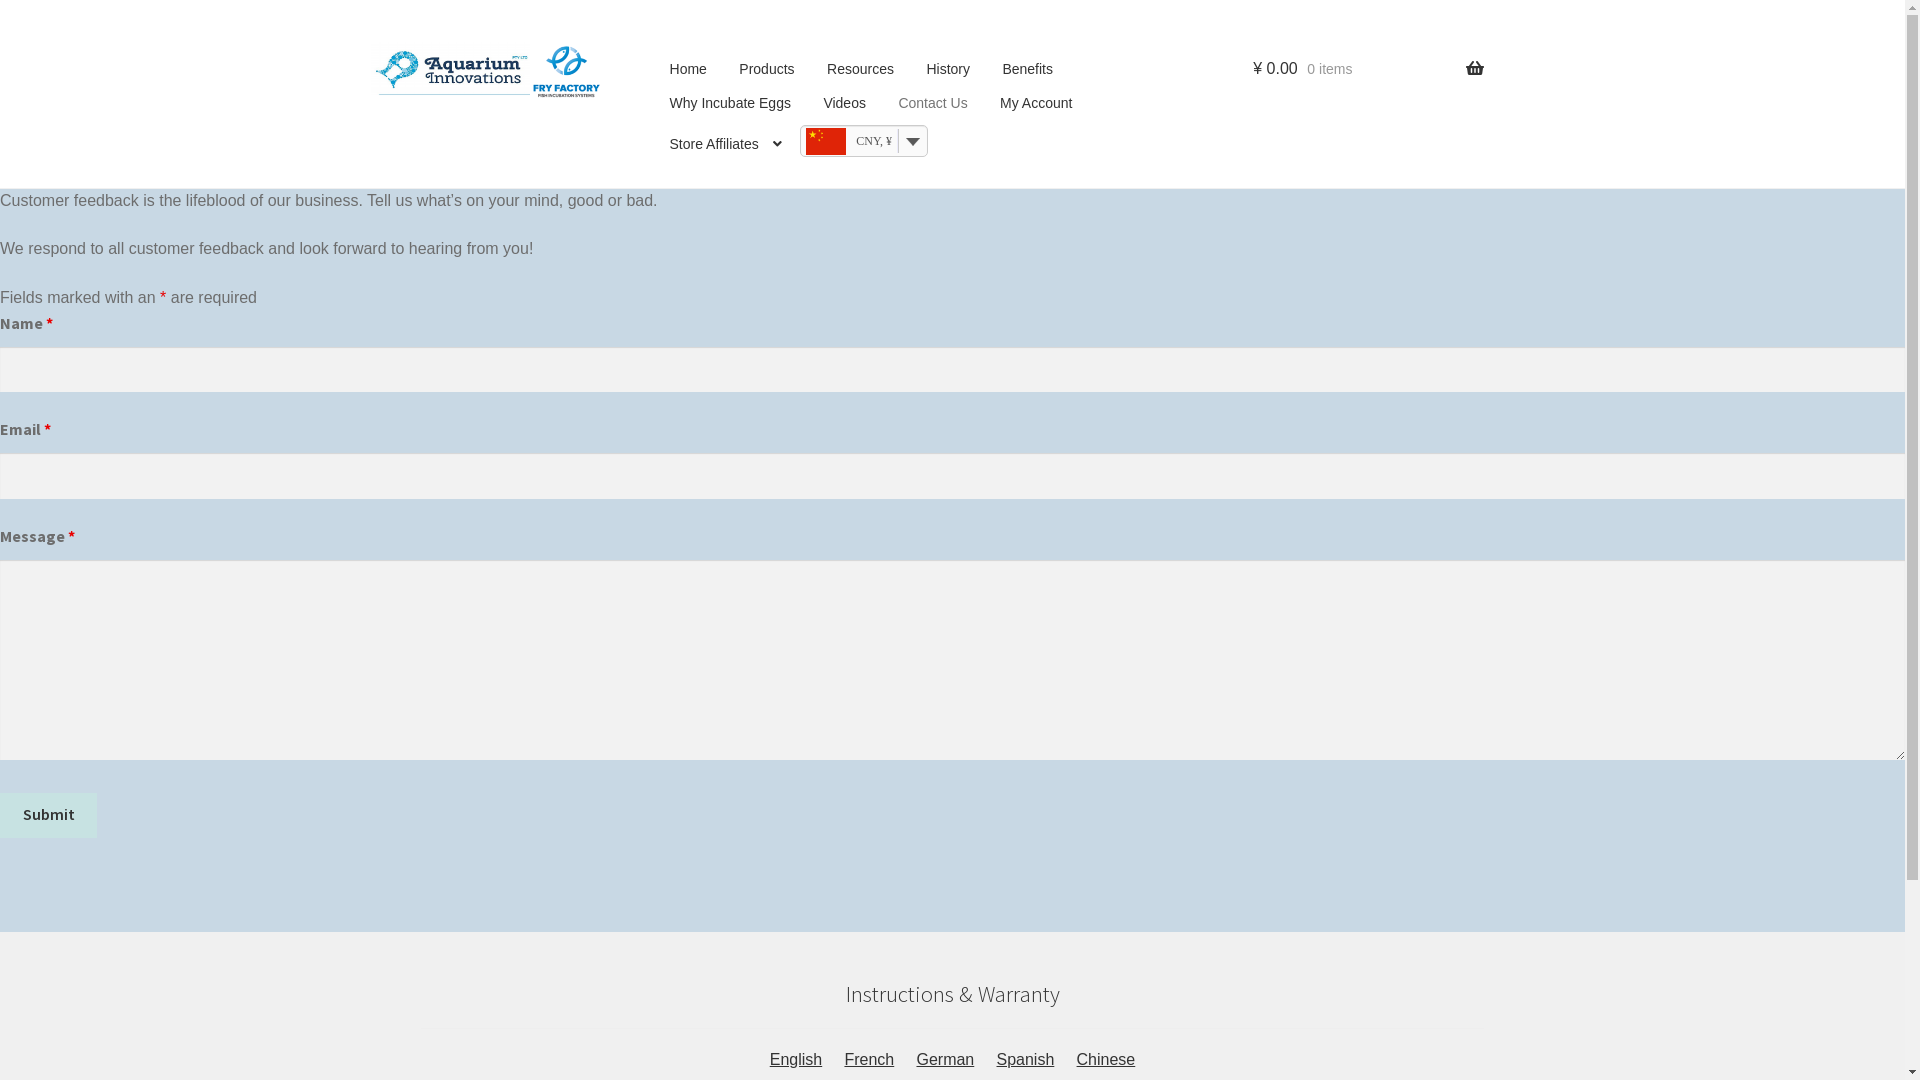 This screenshot has width=1920, height=1080. Describe the element at coordinates (688, 73) in the screenshot. I see `'Home'` at that location.